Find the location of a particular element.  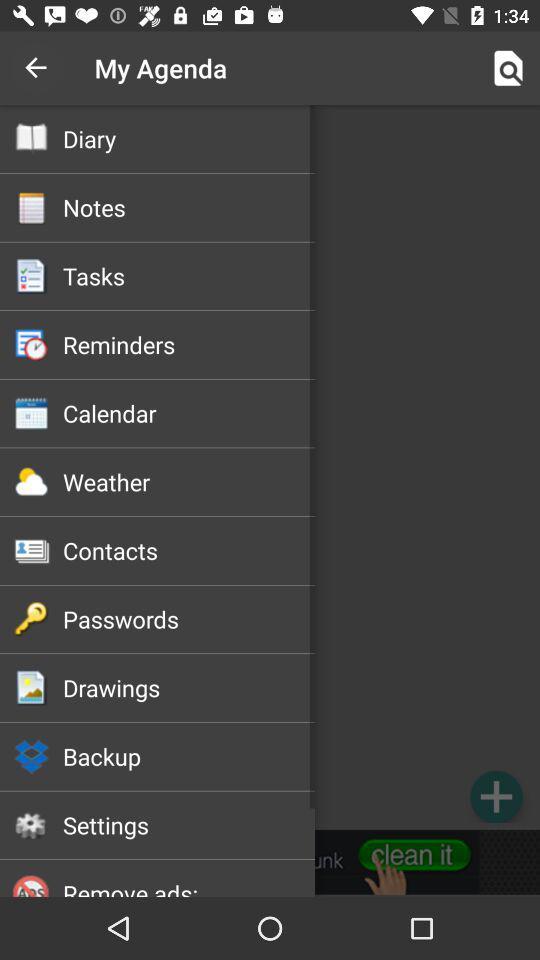

icon above the backup is located at coordinates (189, 687).